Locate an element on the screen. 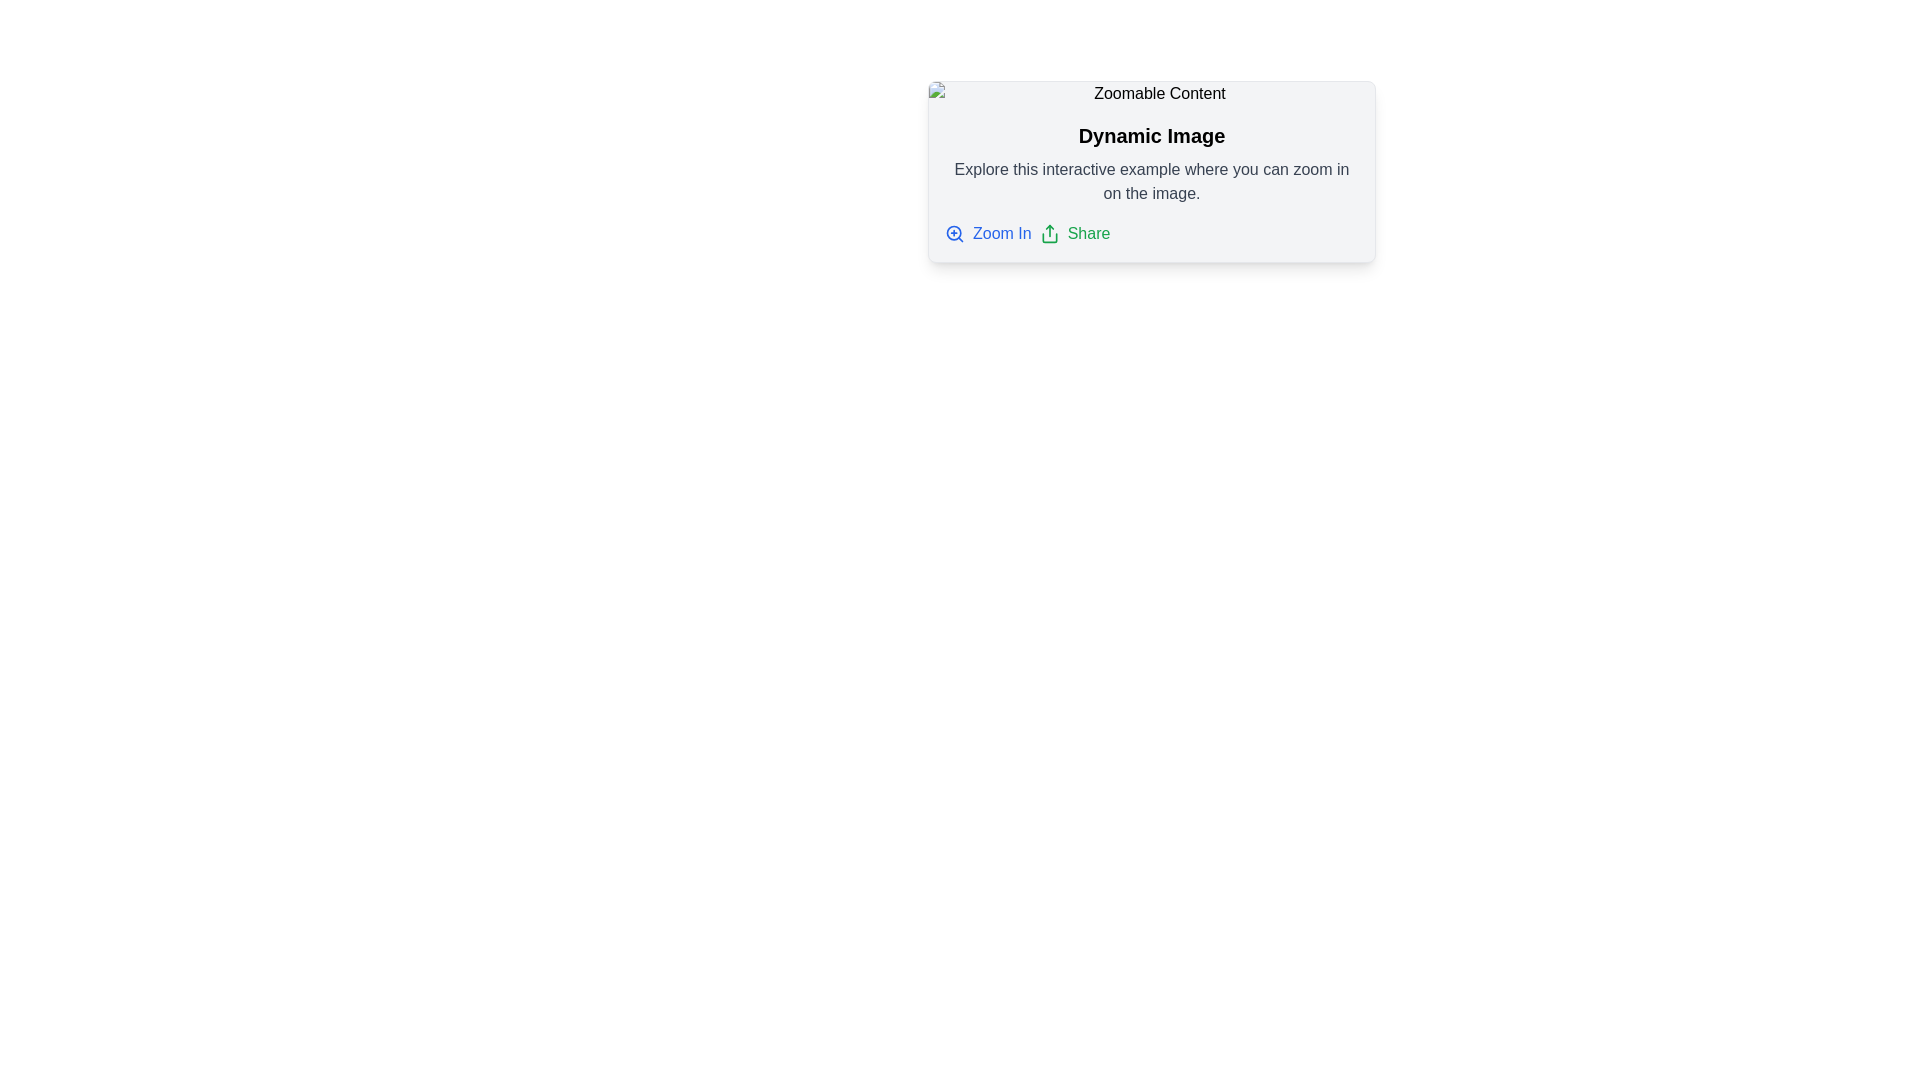  the magnifying glass icon with a '+' sign representing a zoom-in action, located near the left side of the 'Zoom In' label is located at coordinates (954, 233).